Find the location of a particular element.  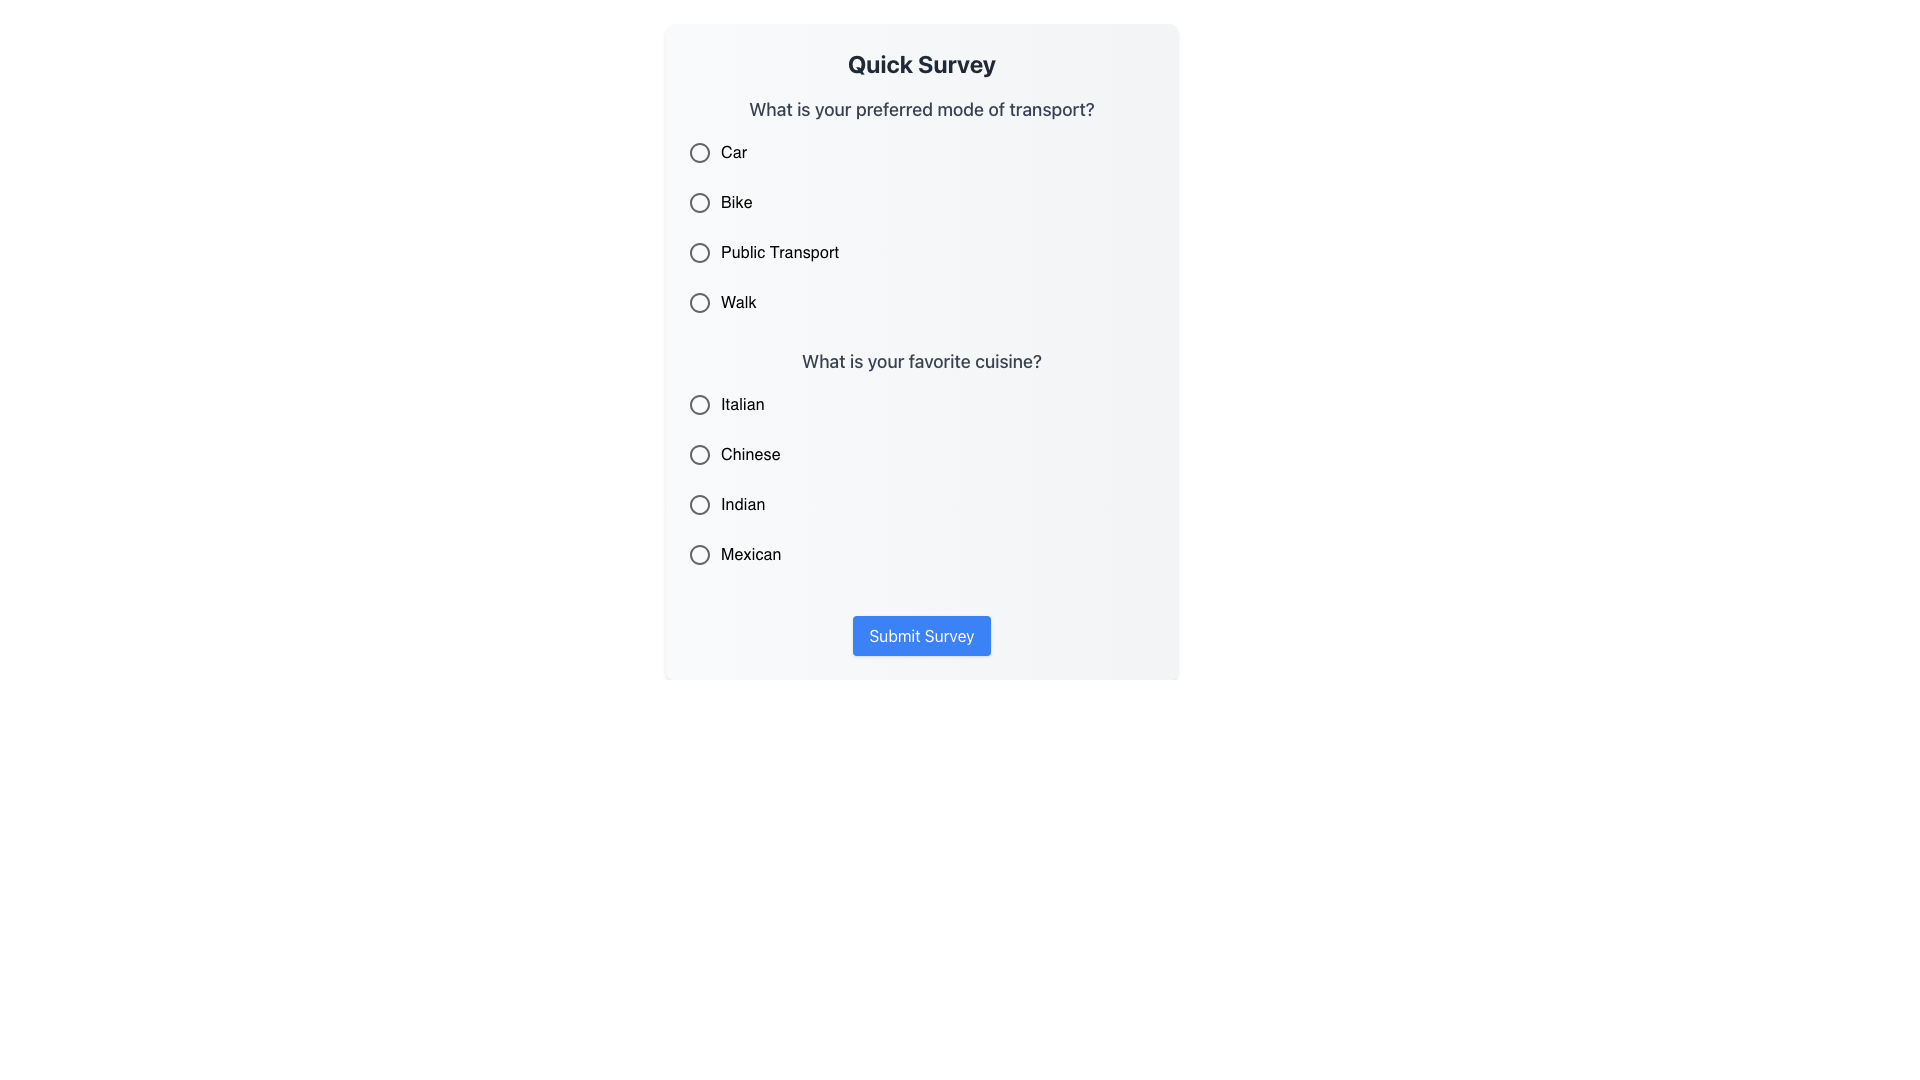

the third radio button option labeled 'What is your favorite cuisine?' is located at coordinates (700, 504).